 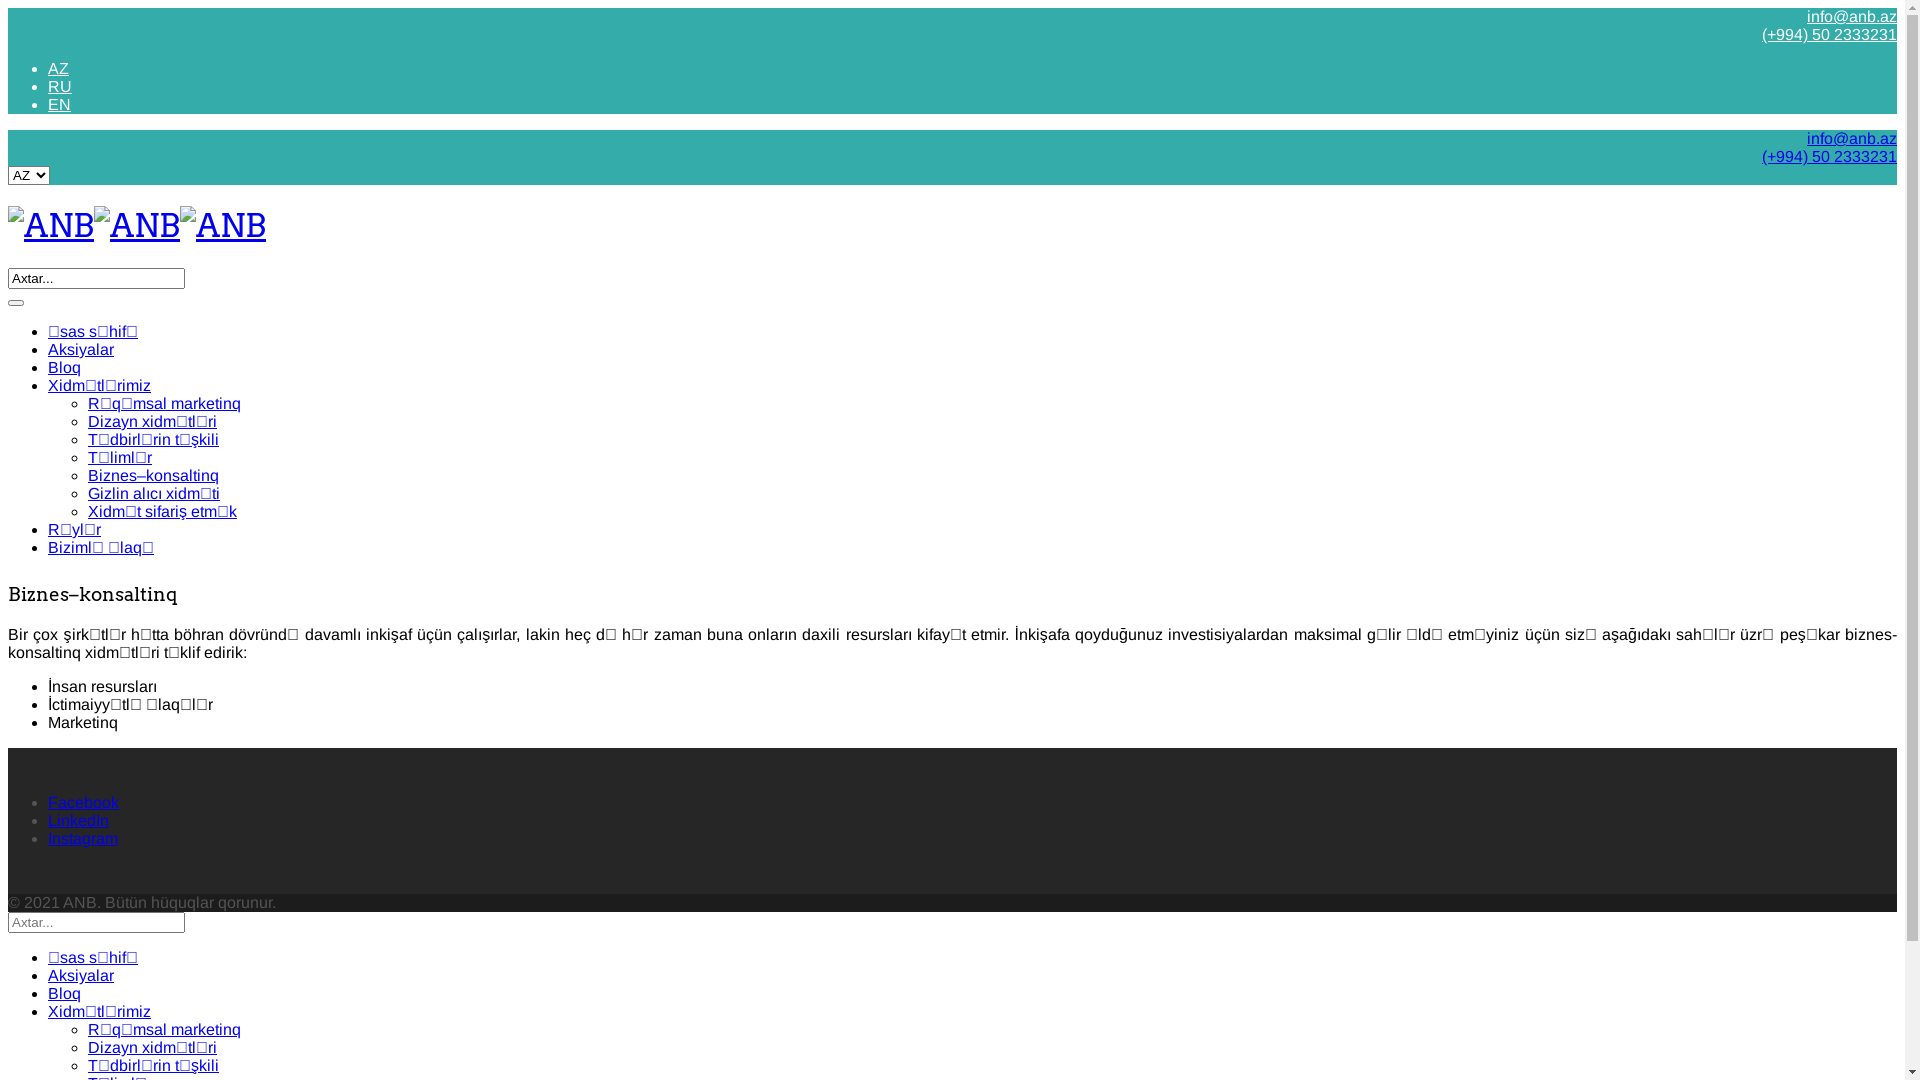 What do you see at coordinates (1829, 155) in the screenshot?
I see `'(+994) 50 2333231'` at bounding box center [1829, 155].